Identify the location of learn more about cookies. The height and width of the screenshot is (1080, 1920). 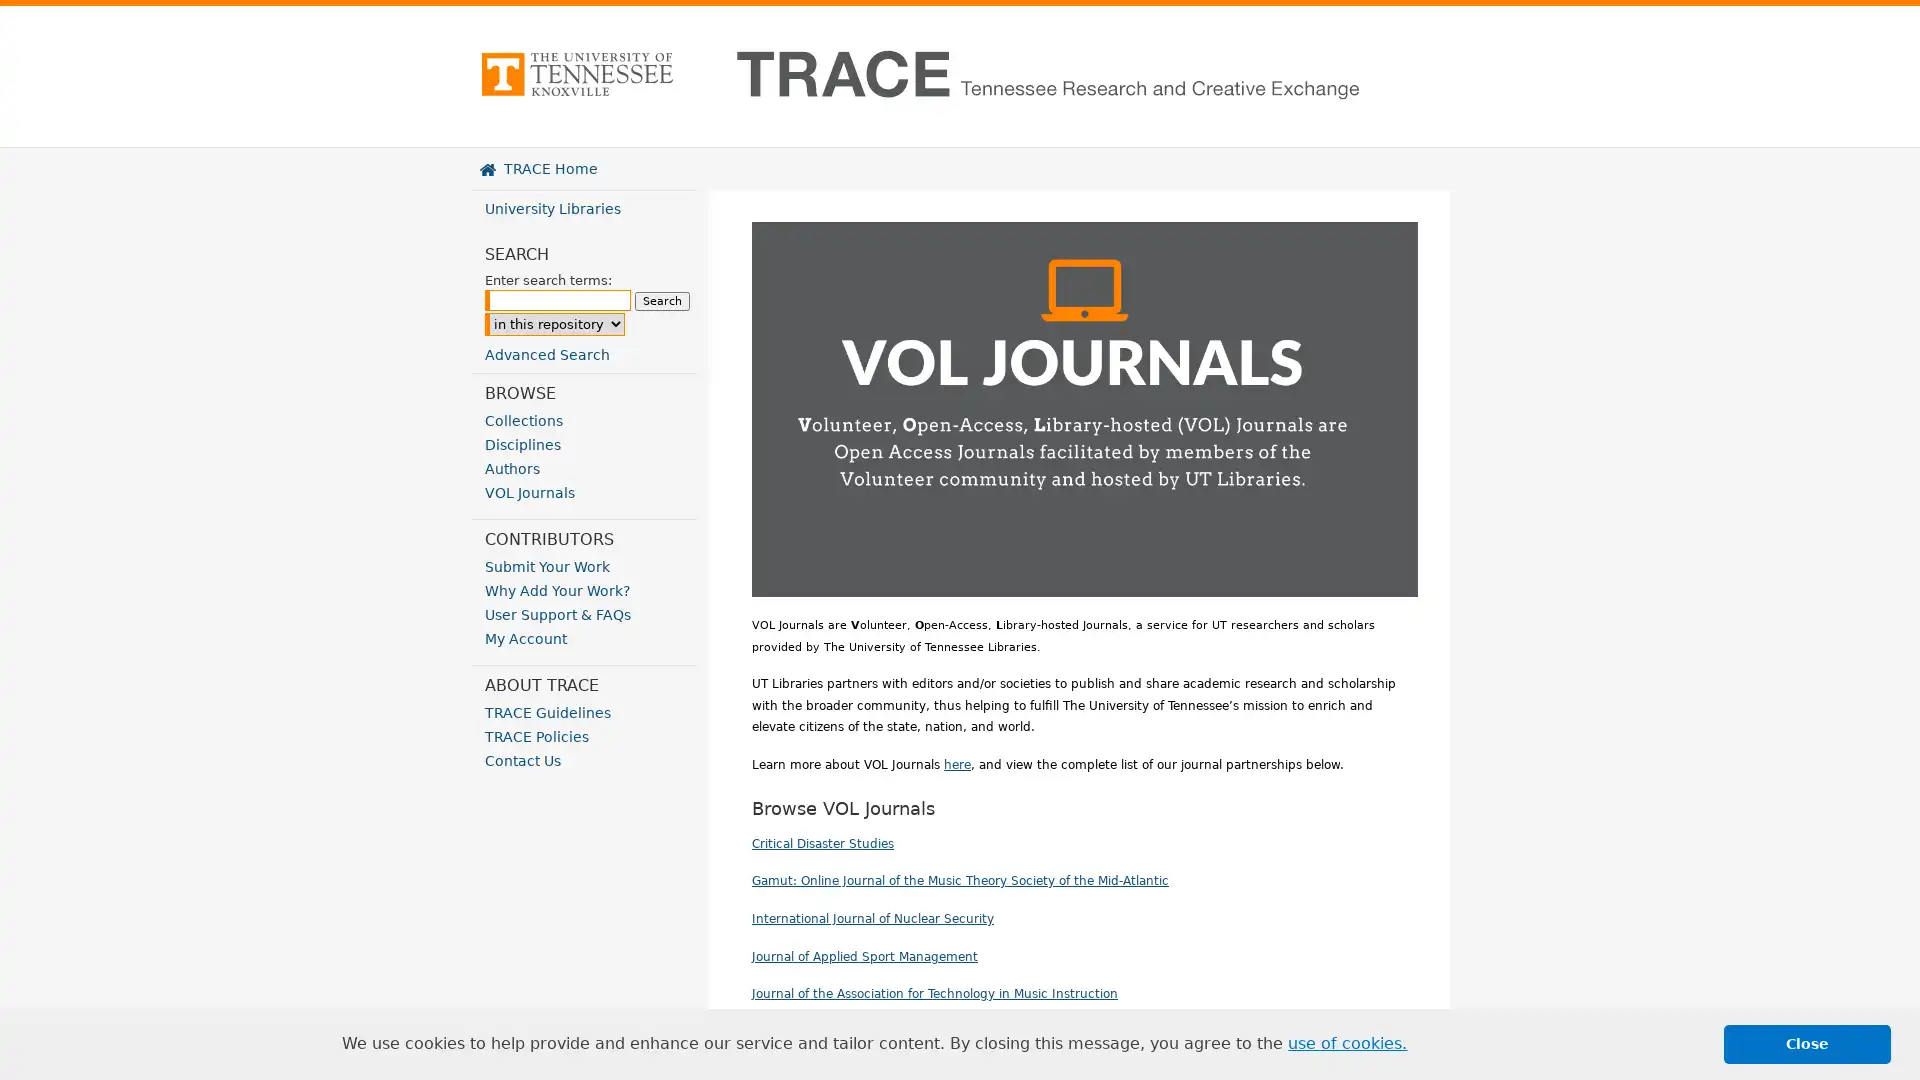
(1347, 1043).